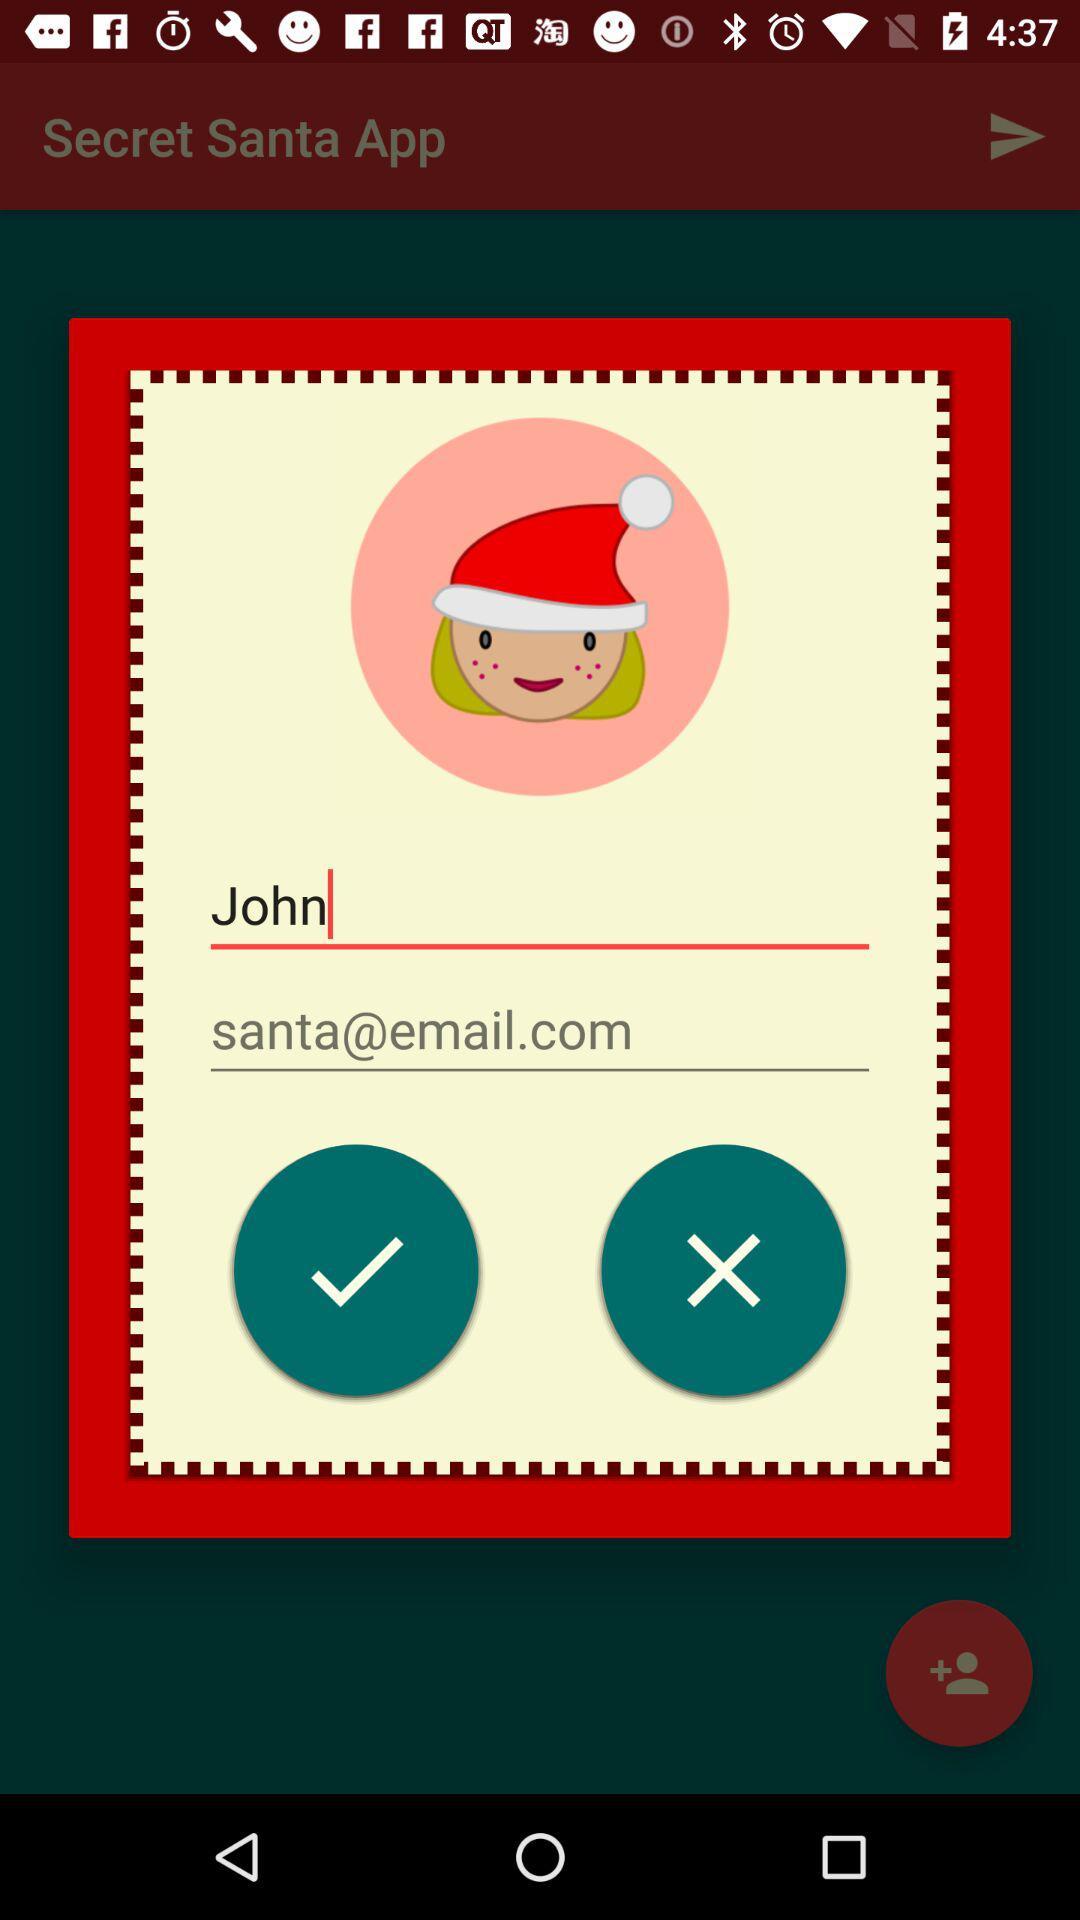  What do you see at coordinates (540, 1029) in the screenshot?
I see `email` at bounding box center [540, 1029].